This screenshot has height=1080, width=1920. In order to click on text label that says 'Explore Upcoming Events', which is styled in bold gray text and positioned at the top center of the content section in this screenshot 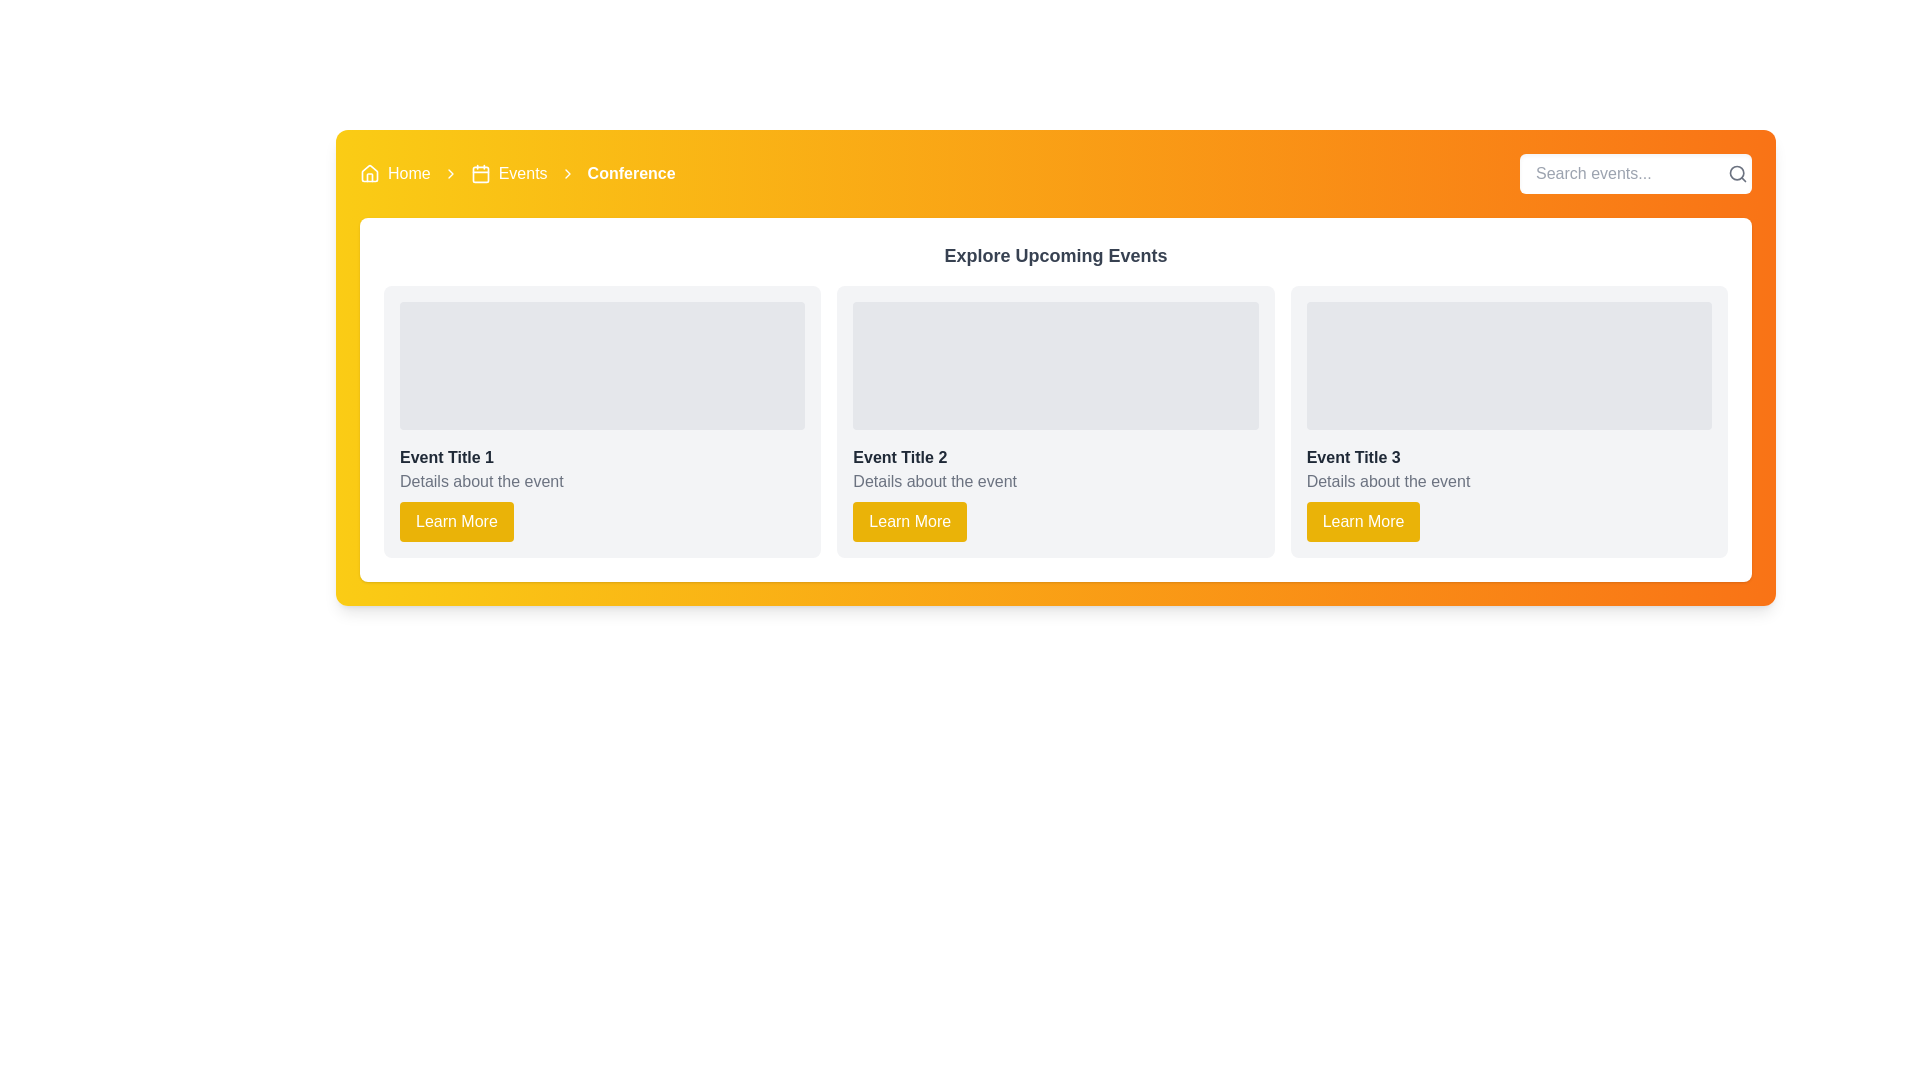, I will do `click(1055, 254)`.